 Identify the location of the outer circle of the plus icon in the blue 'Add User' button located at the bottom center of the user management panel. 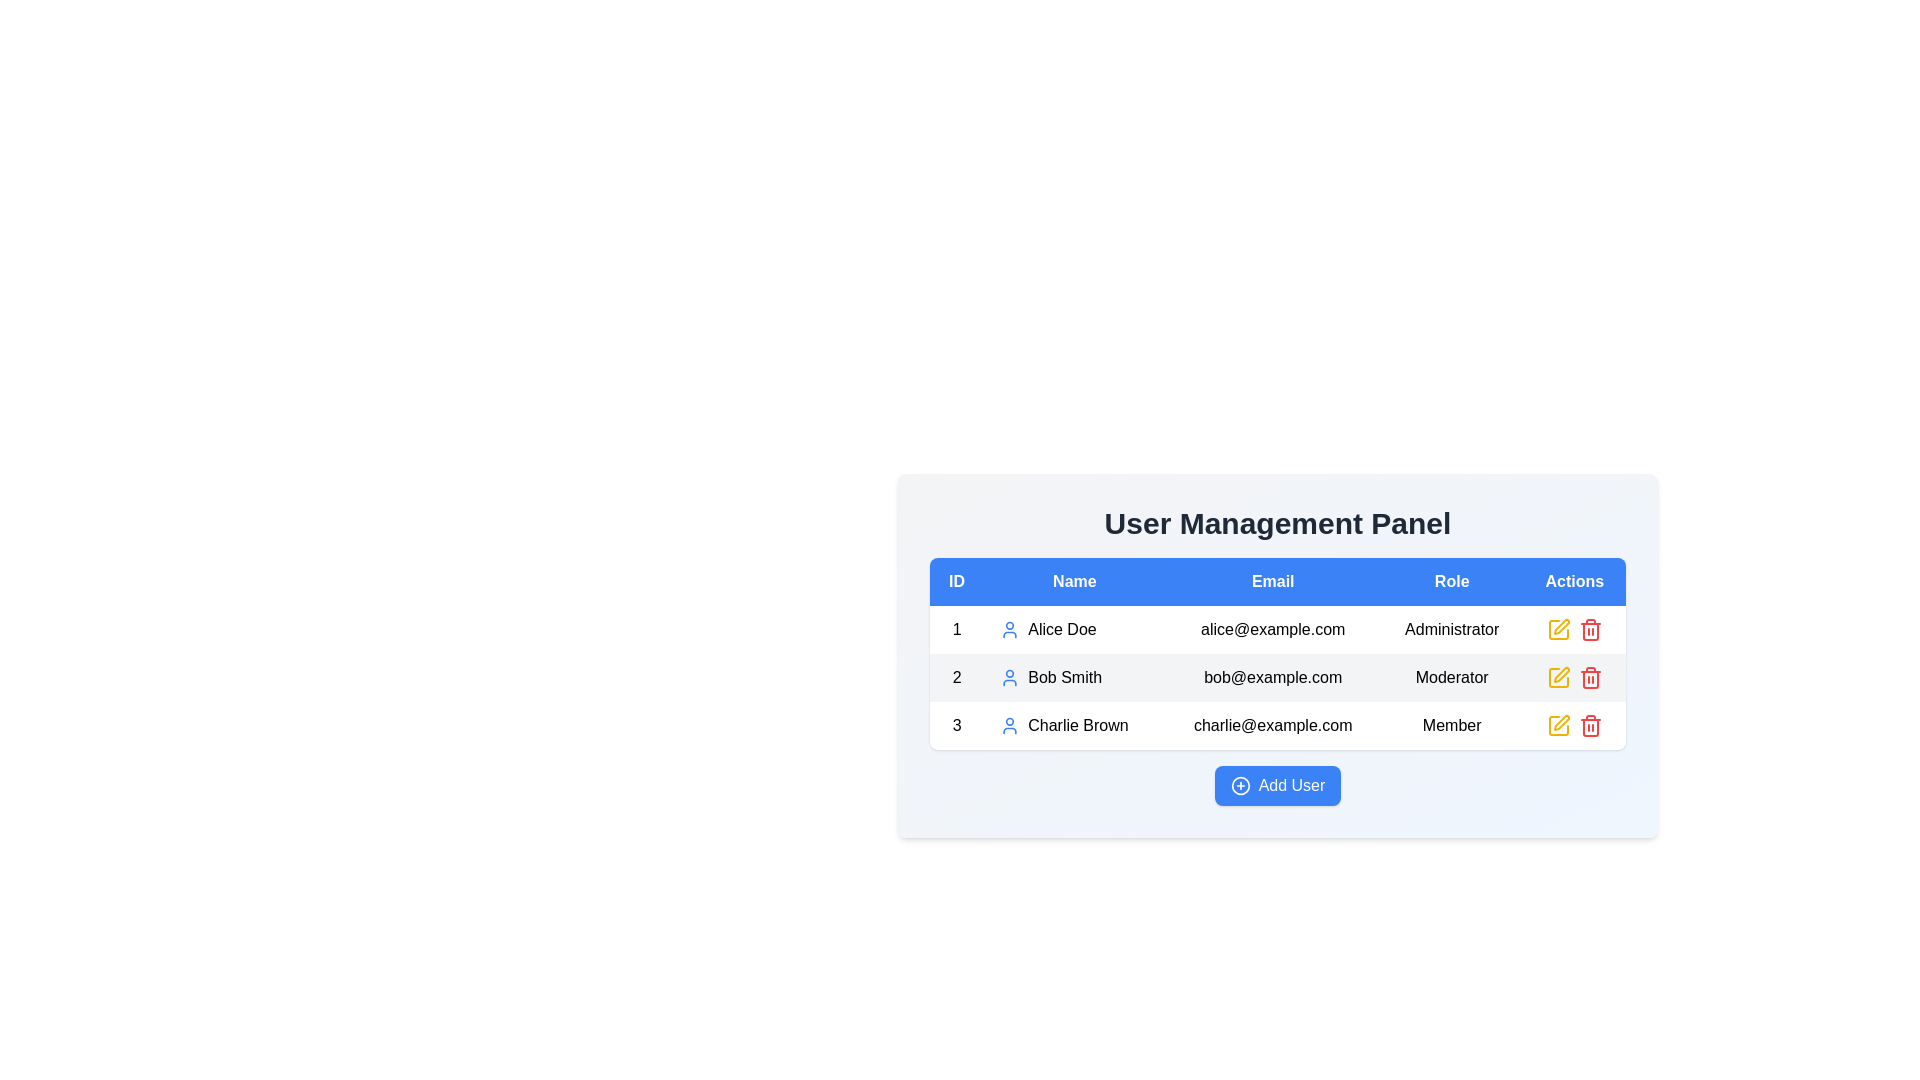
(1239, 785).